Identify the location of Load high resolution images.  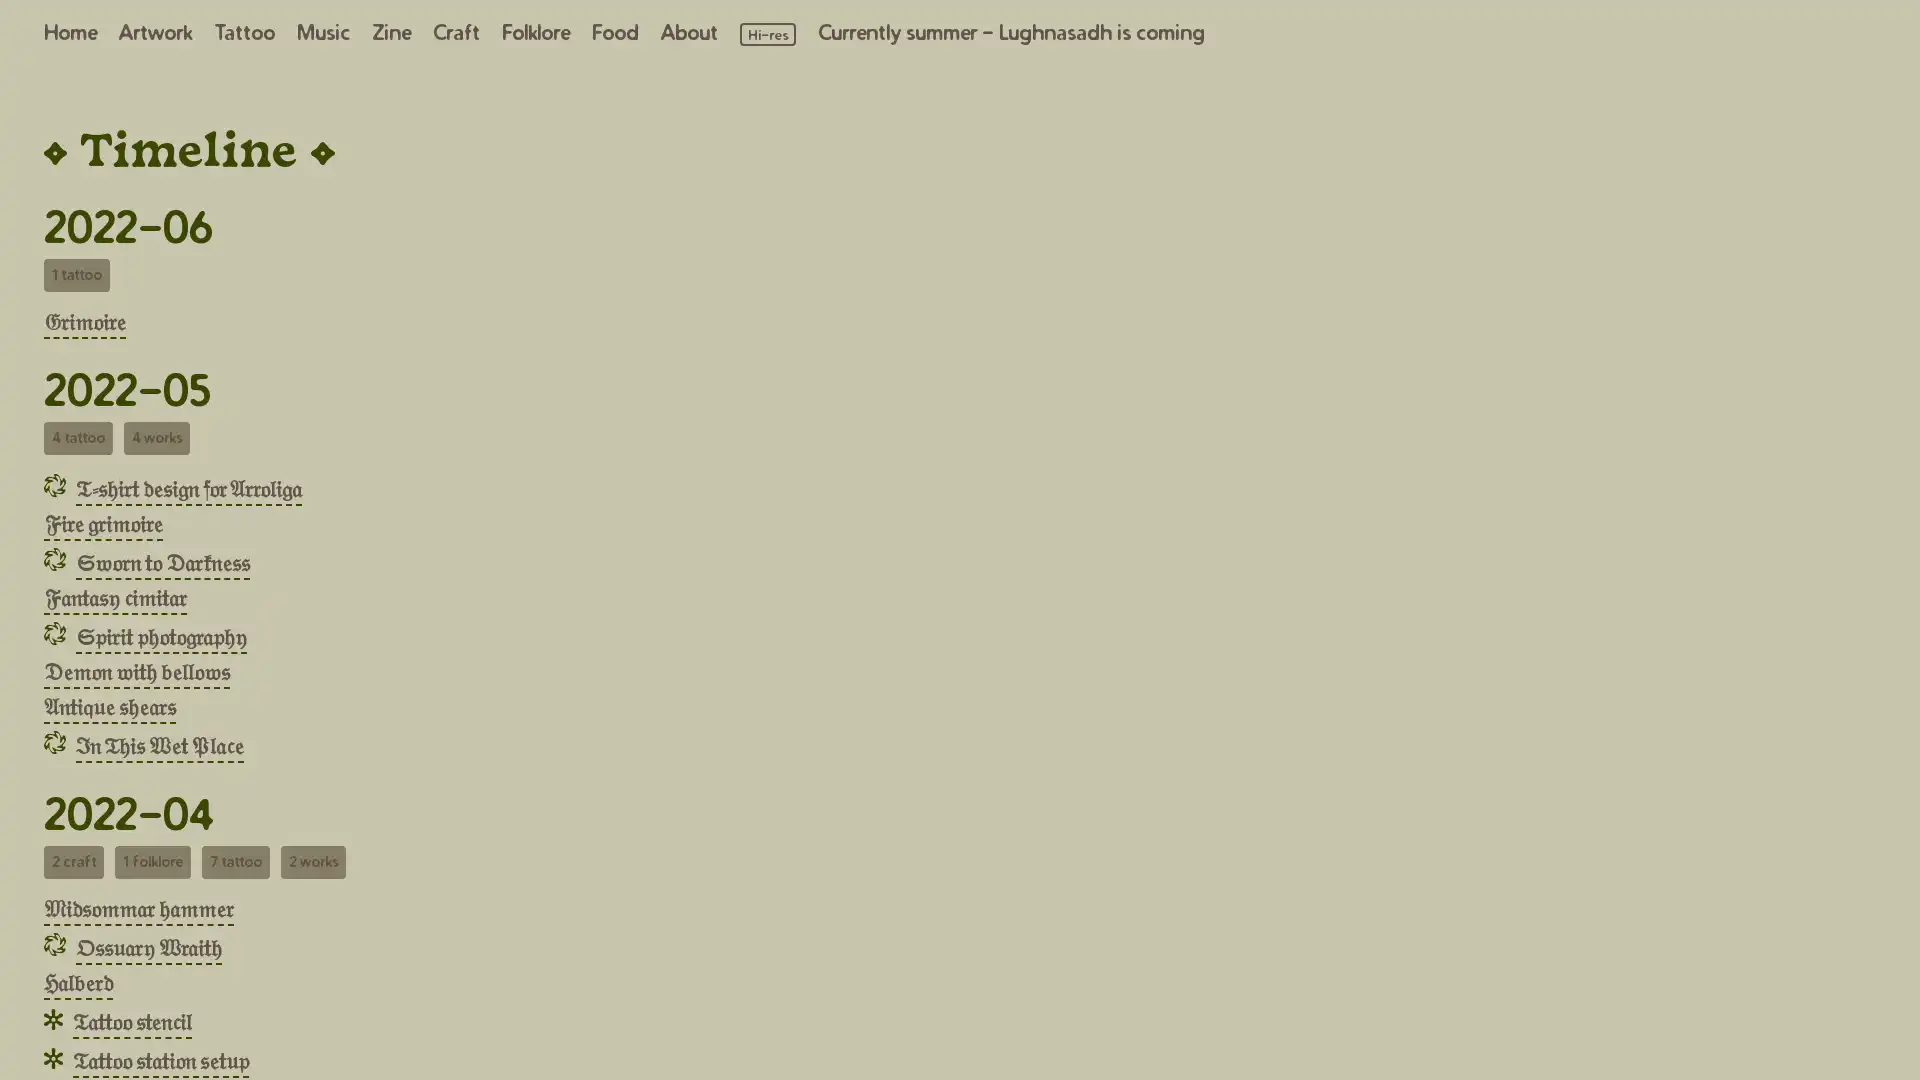
(767, 34).